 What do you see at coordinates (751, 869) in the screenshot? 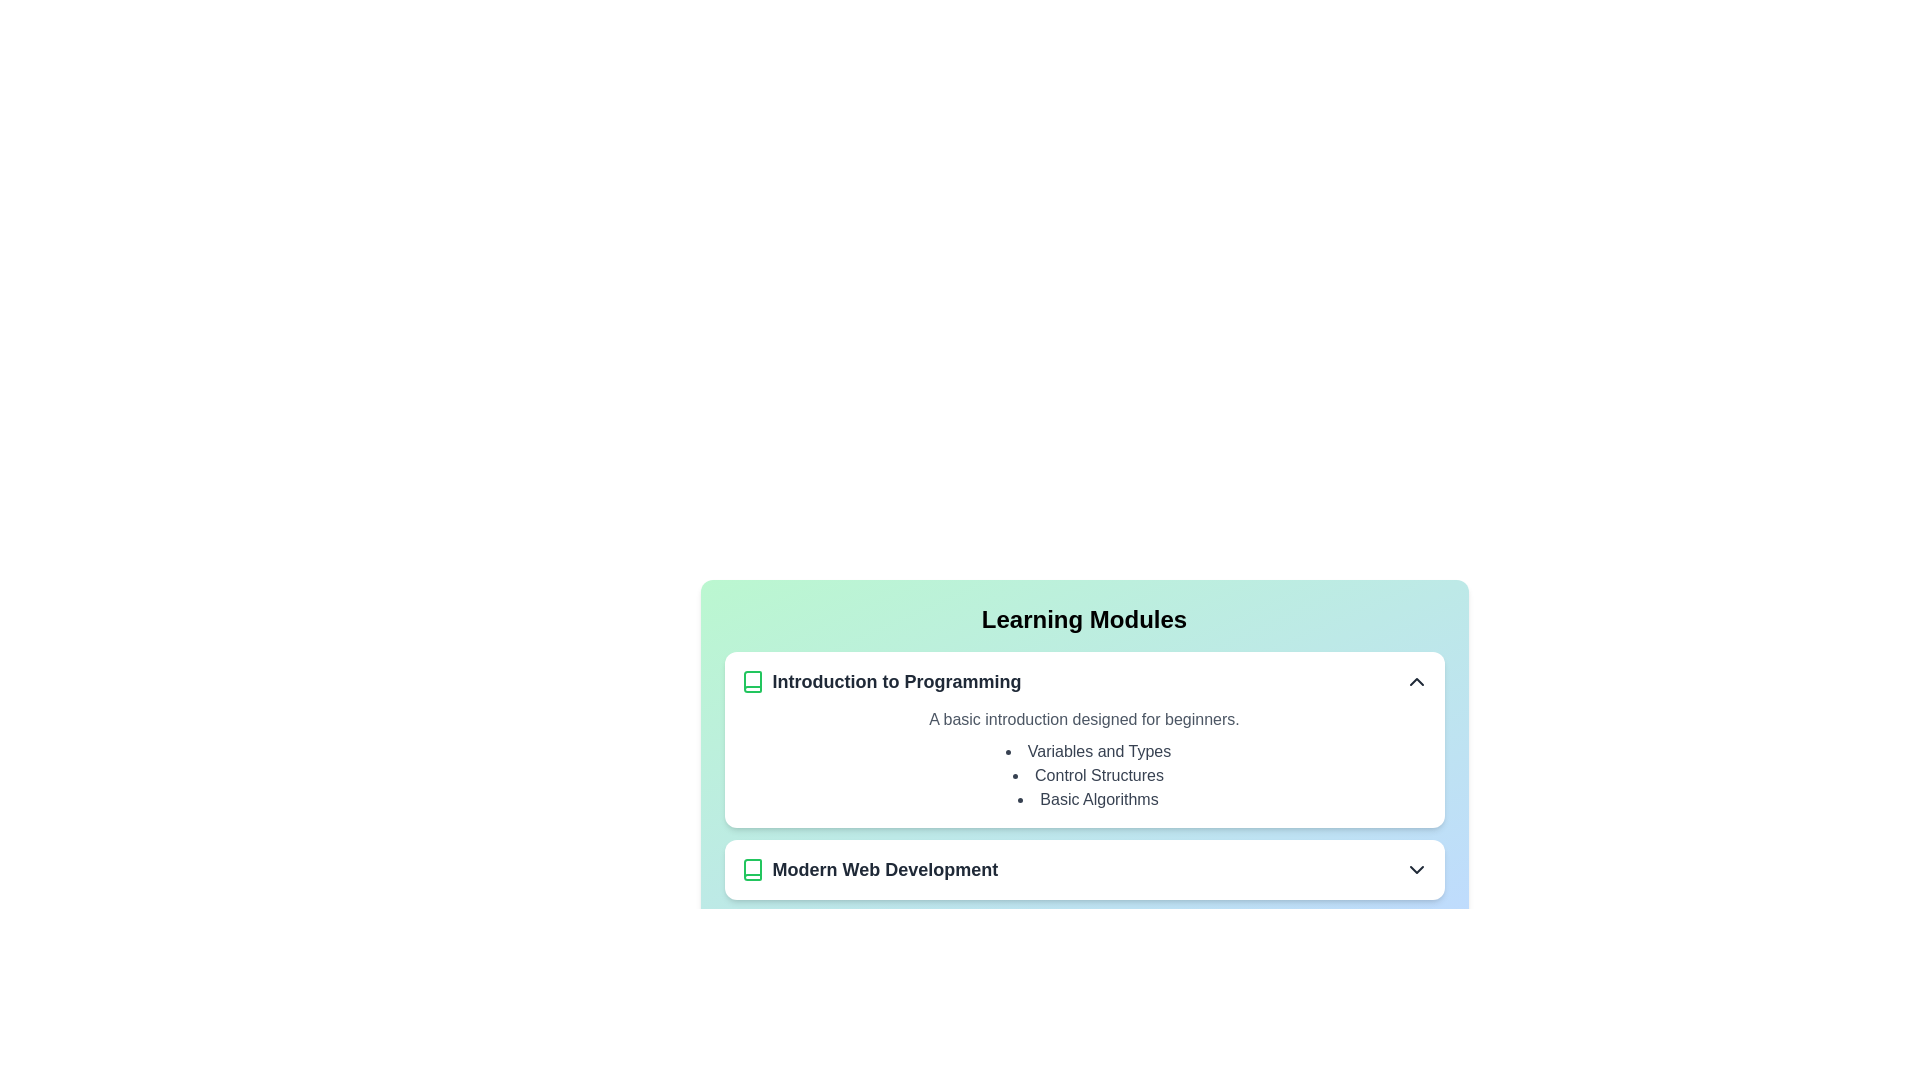
I see `the green book icon located to the left of the text 'Modern Web Development'` at bounding box center [751, 869].